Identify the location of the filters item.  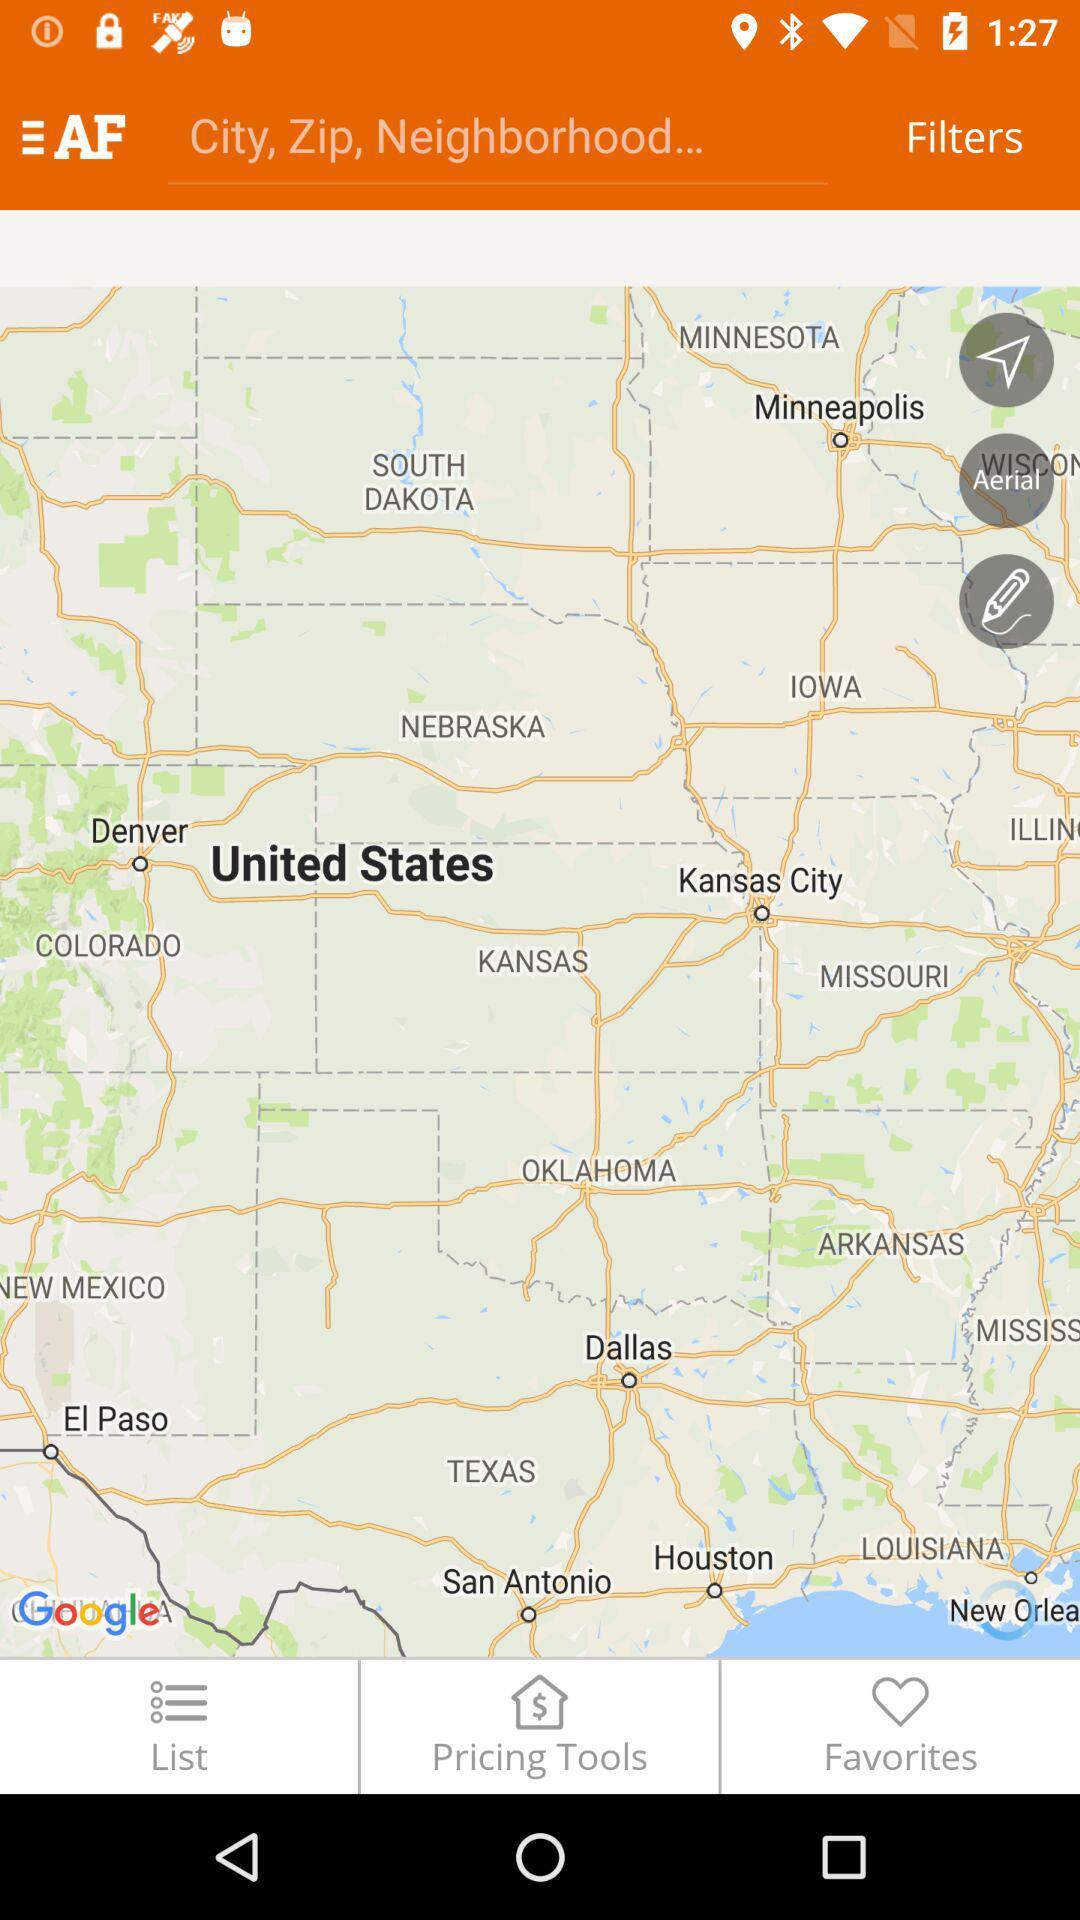
(963, 135).